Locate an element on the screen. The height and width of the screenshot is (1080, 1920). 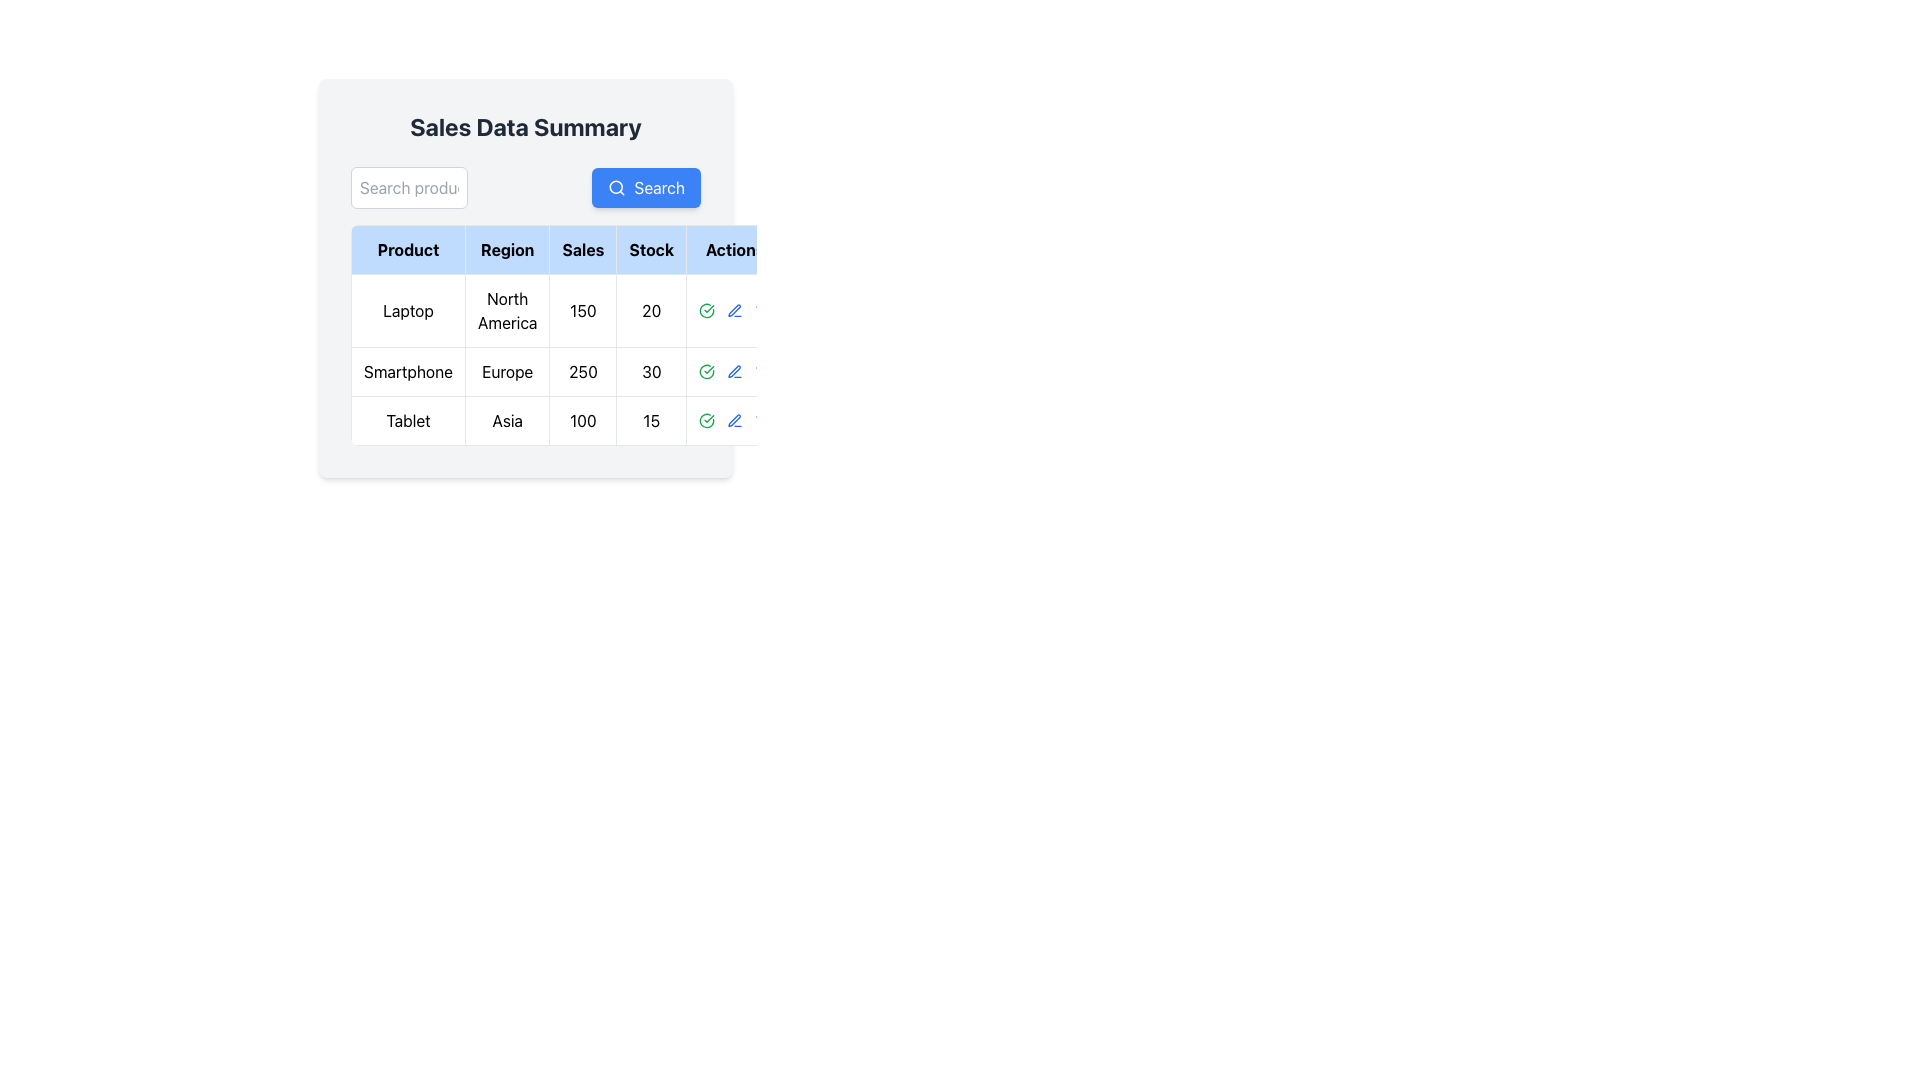
the pen icon in the 'Action' column is located at coordinates (734, 371).